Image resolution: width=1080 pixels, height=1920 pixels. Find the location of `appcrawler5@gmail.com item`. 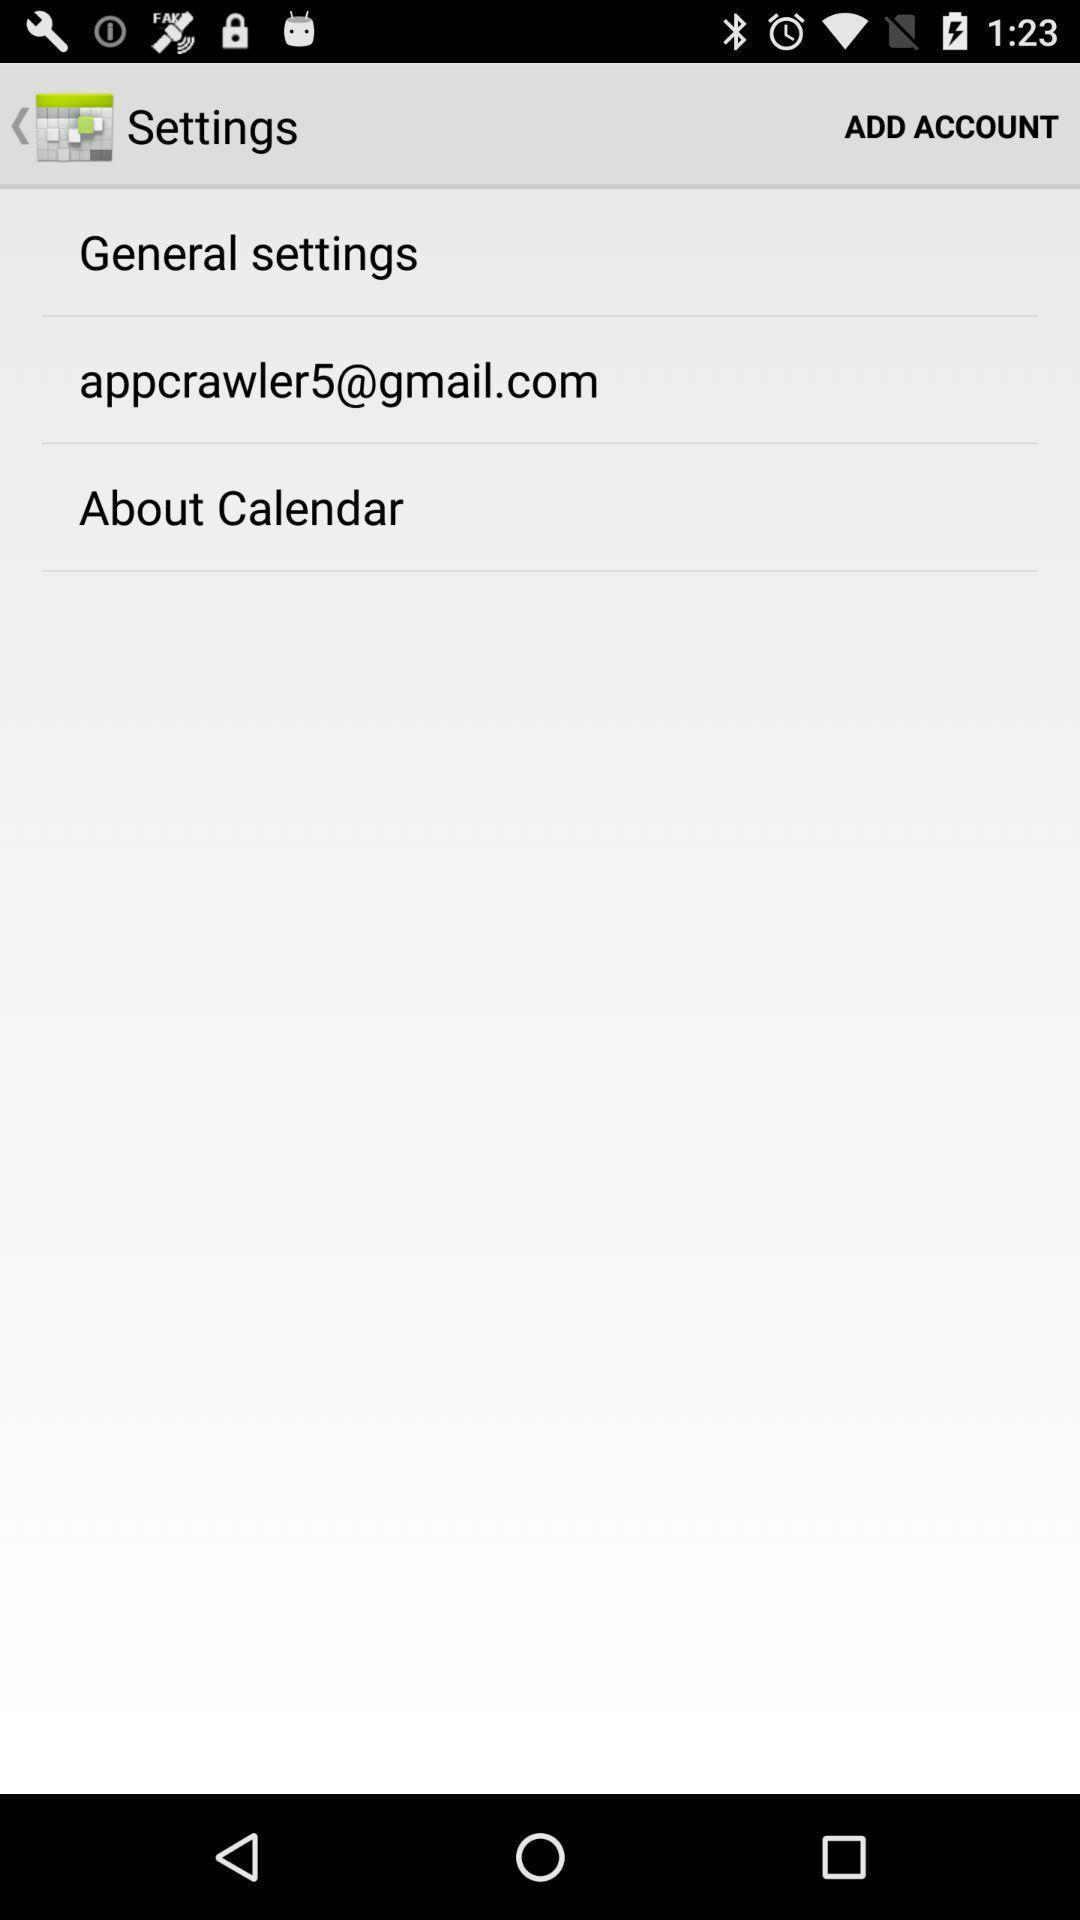

appcrawler5@gmail.com item is located at coordinates (338, 379).